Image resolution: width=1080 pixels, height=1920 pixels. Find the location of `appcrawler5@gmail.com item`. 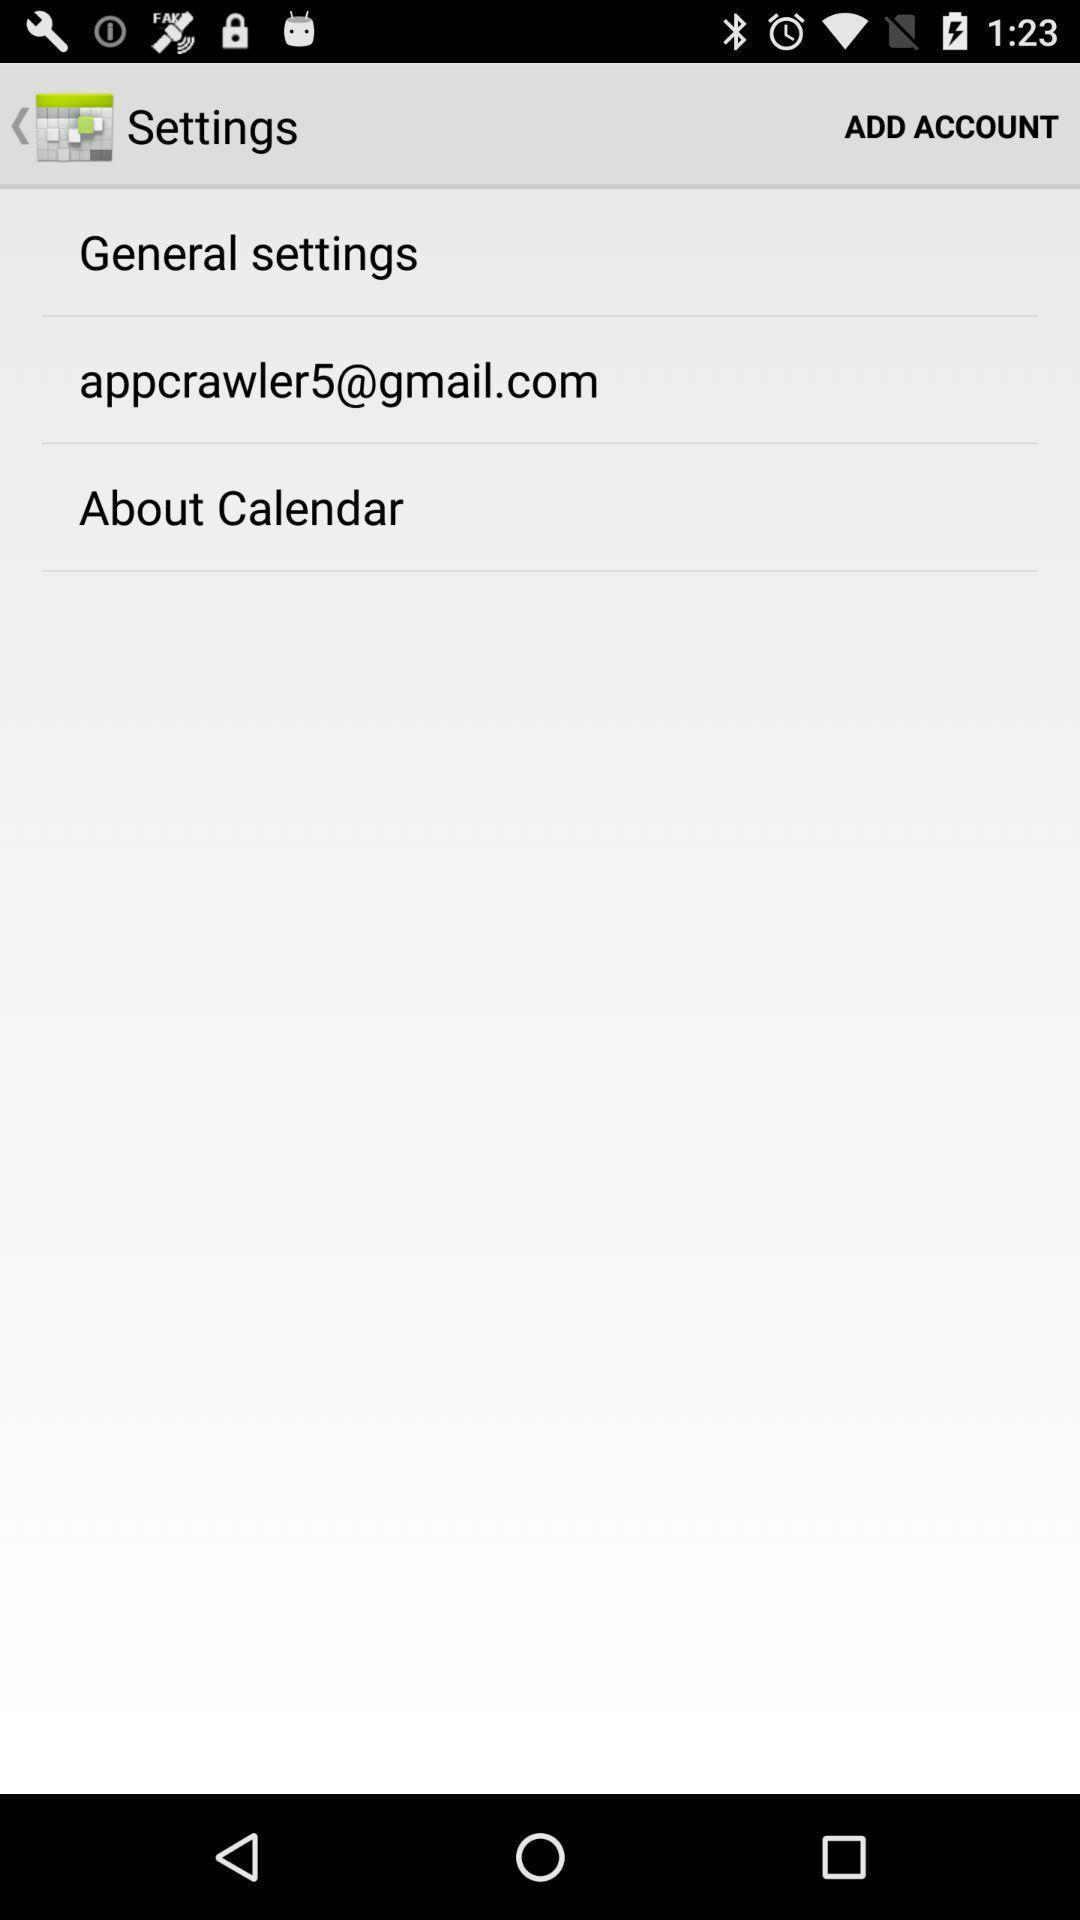

appcrawler5@gmail.com item is located at coordinates (338, 379).